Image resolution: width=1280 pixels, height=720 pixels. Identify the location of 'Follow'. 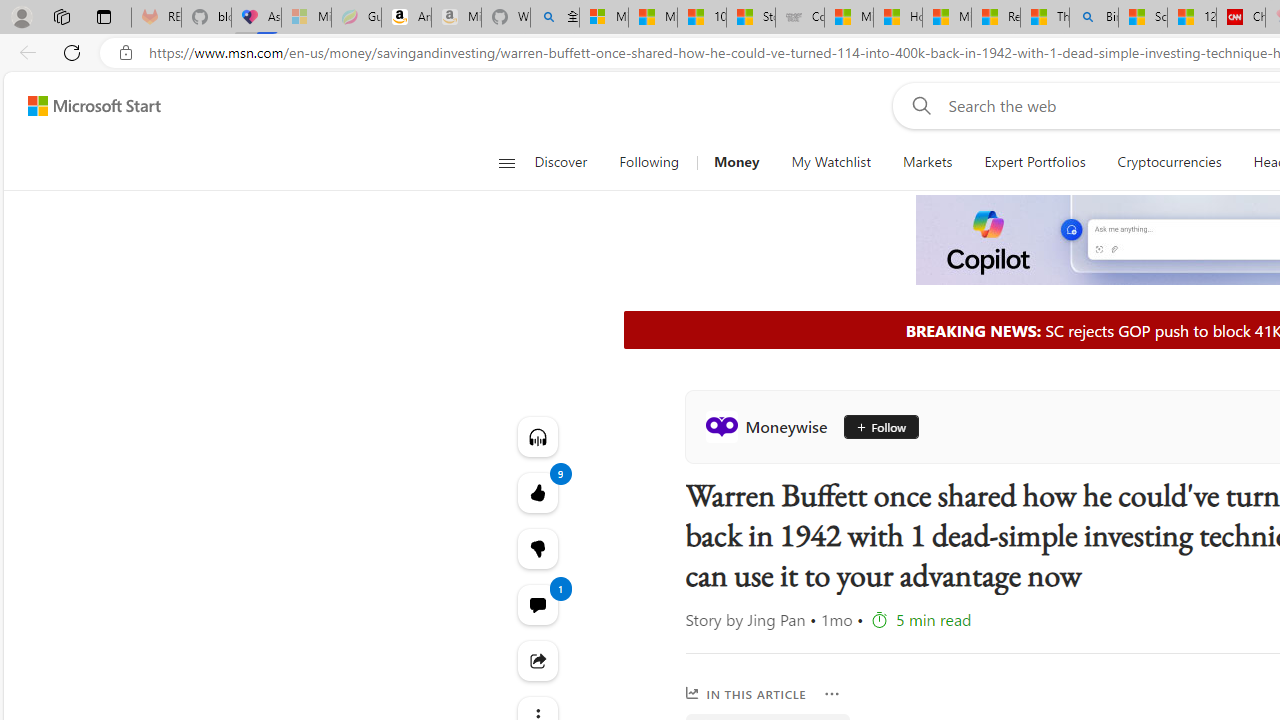
(873, 425).